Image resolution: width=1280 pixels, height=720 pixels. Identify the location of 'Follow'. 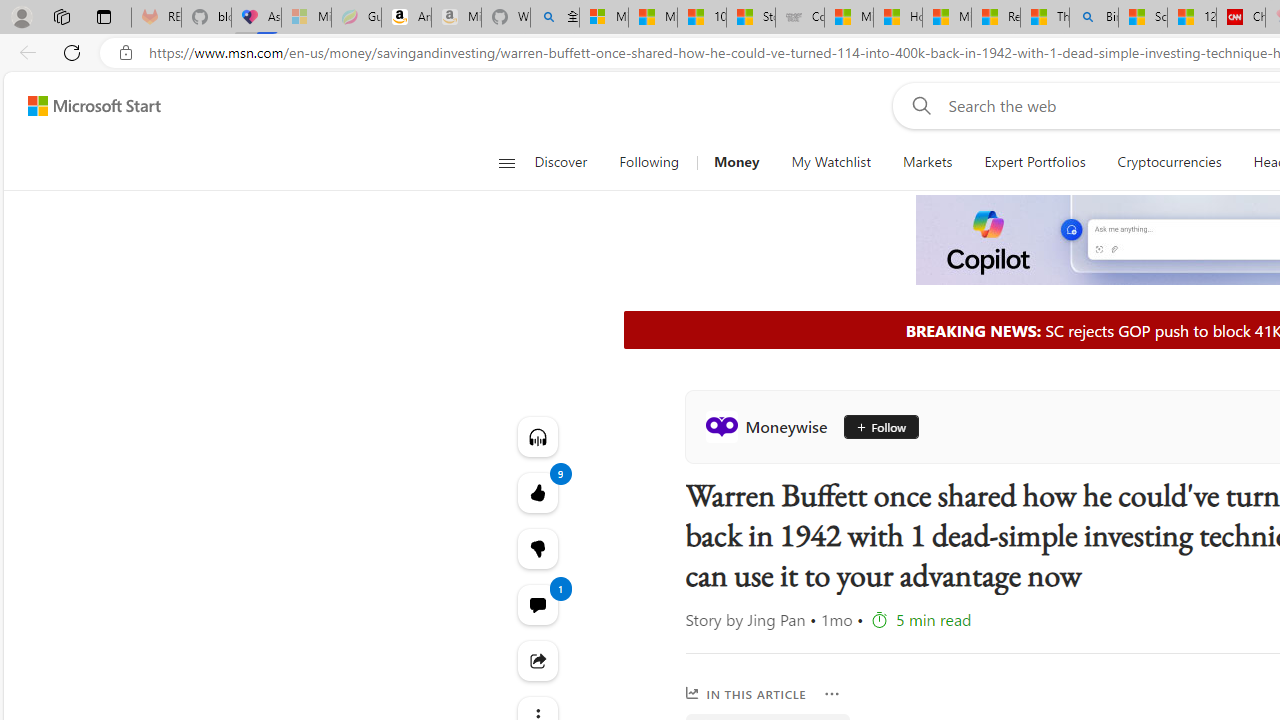
(873, 425).